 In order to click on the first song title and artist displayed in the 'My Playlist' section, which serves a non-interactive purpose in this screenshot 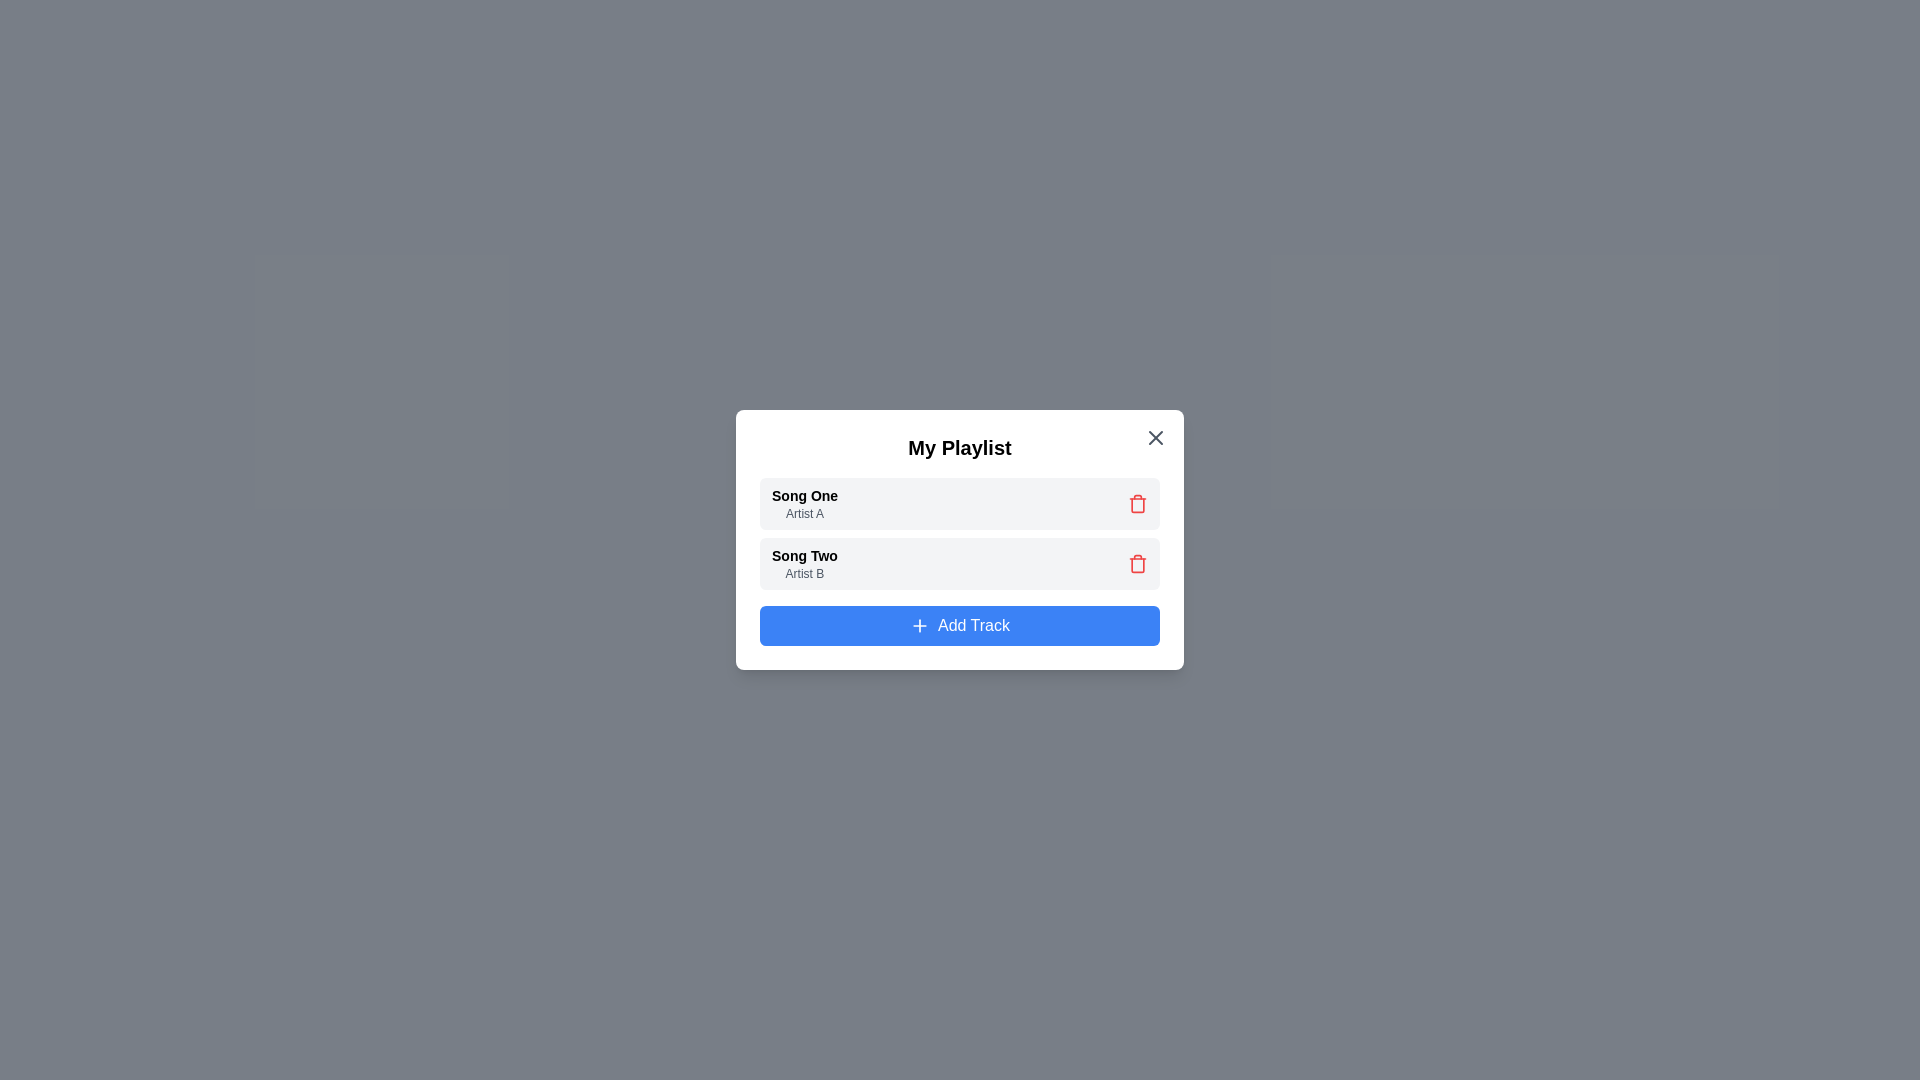, I will do `click(805, 503)`.